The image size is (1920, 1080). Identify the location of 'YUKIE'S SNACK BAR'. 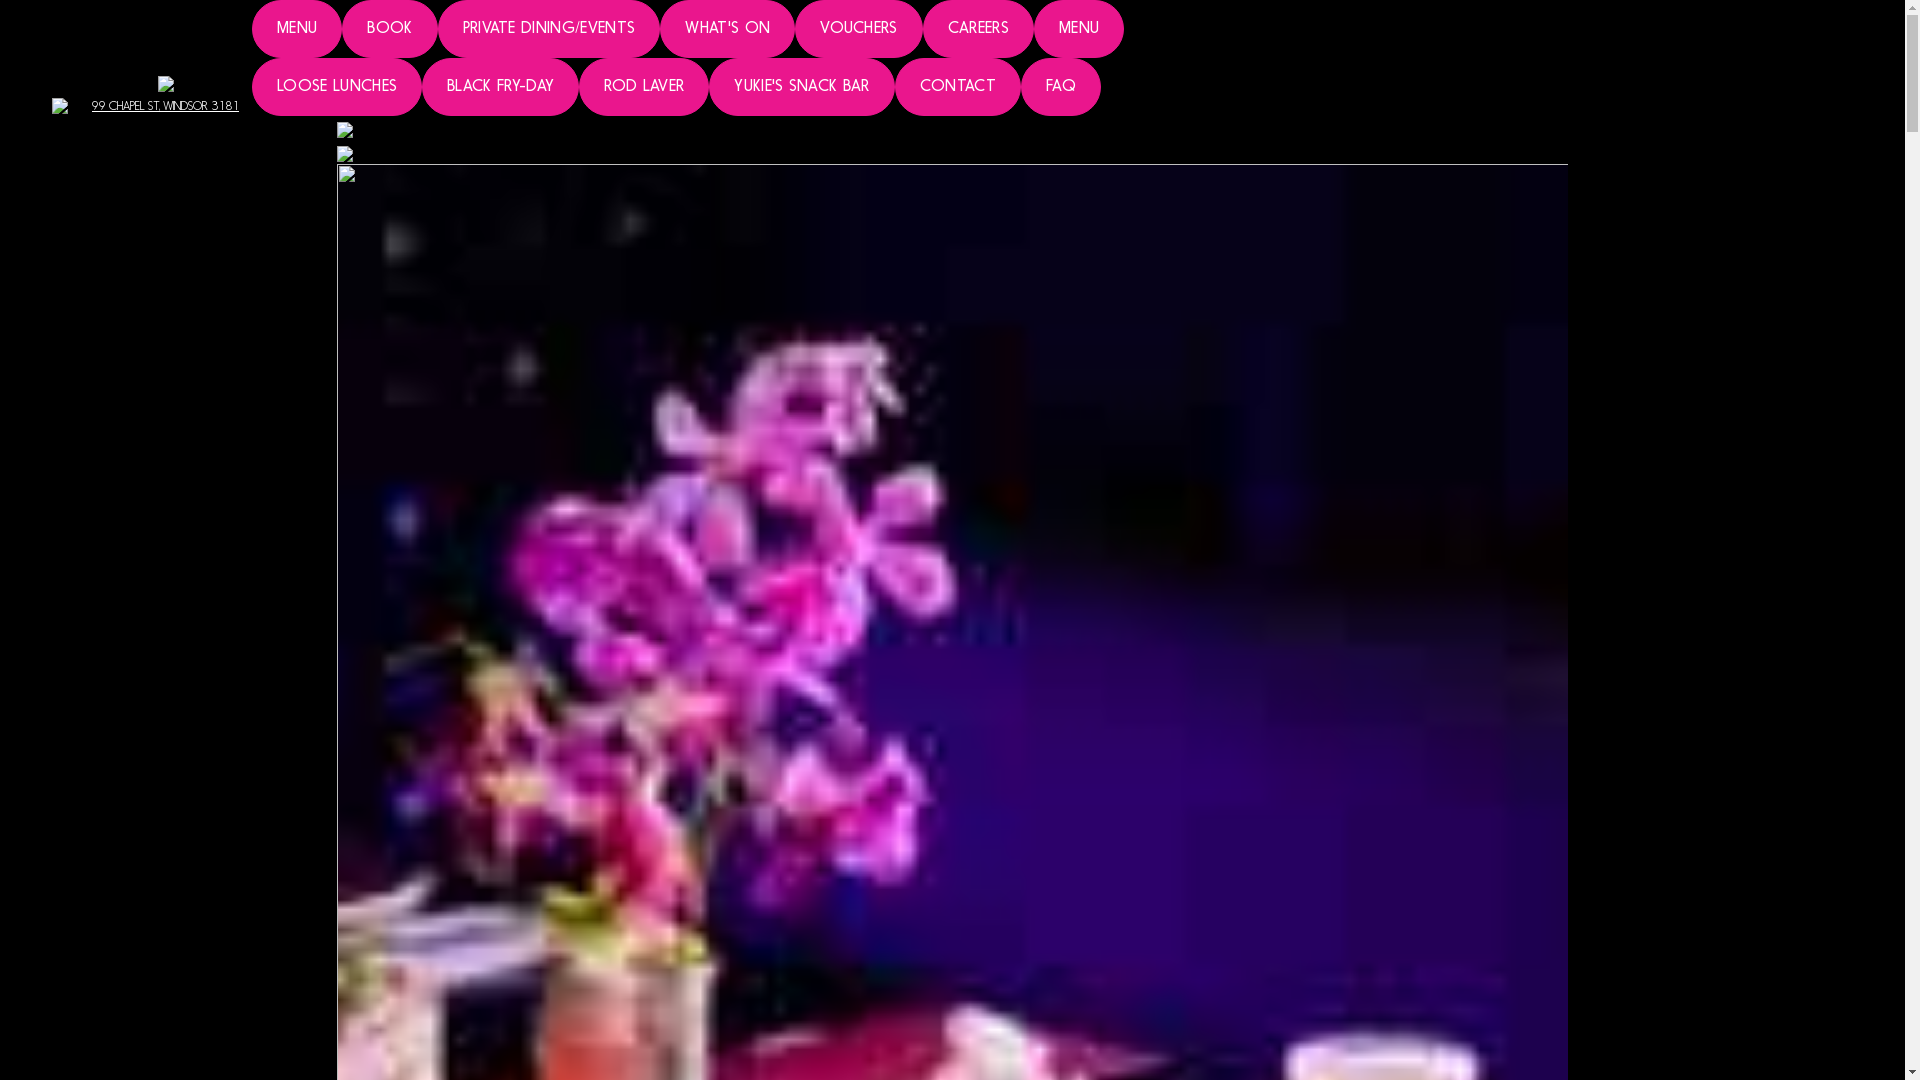
(709, 86).